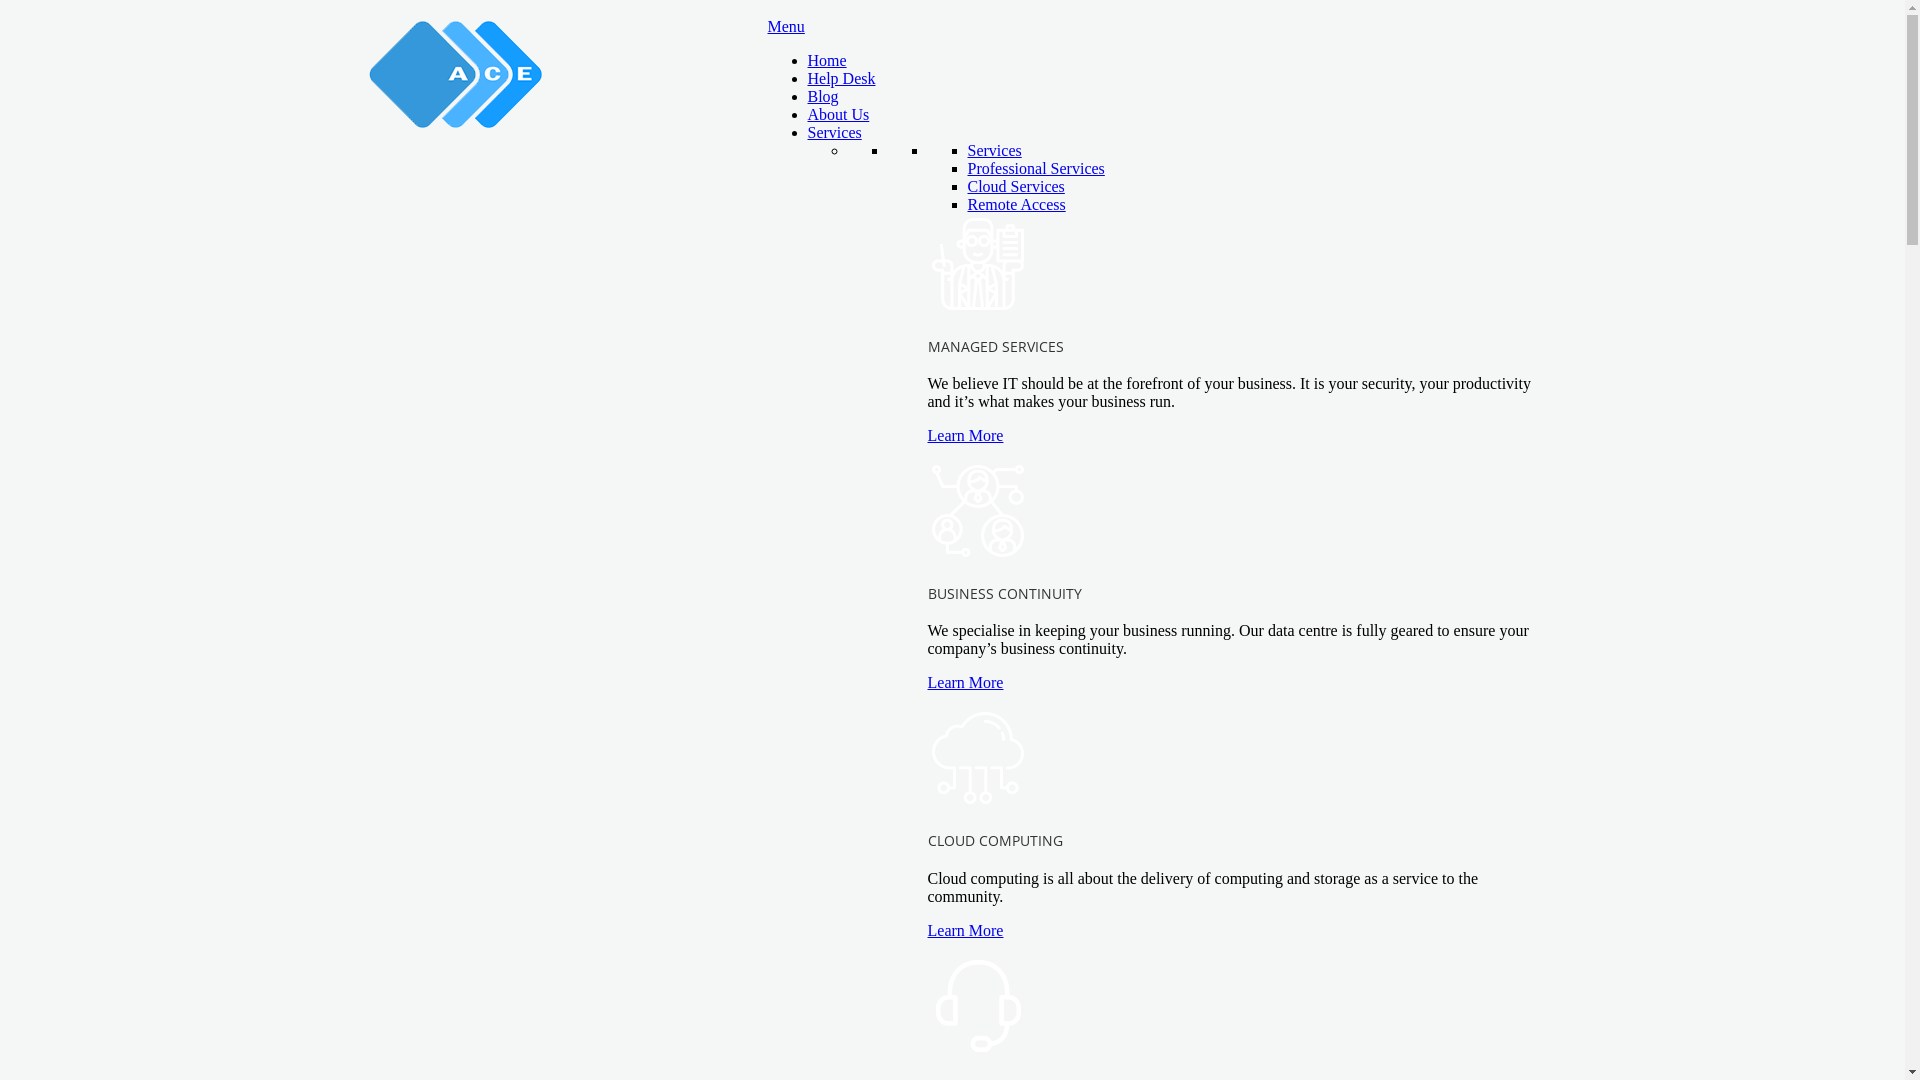 This screenshot has width=1920, height=1080. What do you see at coordinates (841, 77) in the screenshot?
I see `'Help Desk'` at bounding box center [841, 77].